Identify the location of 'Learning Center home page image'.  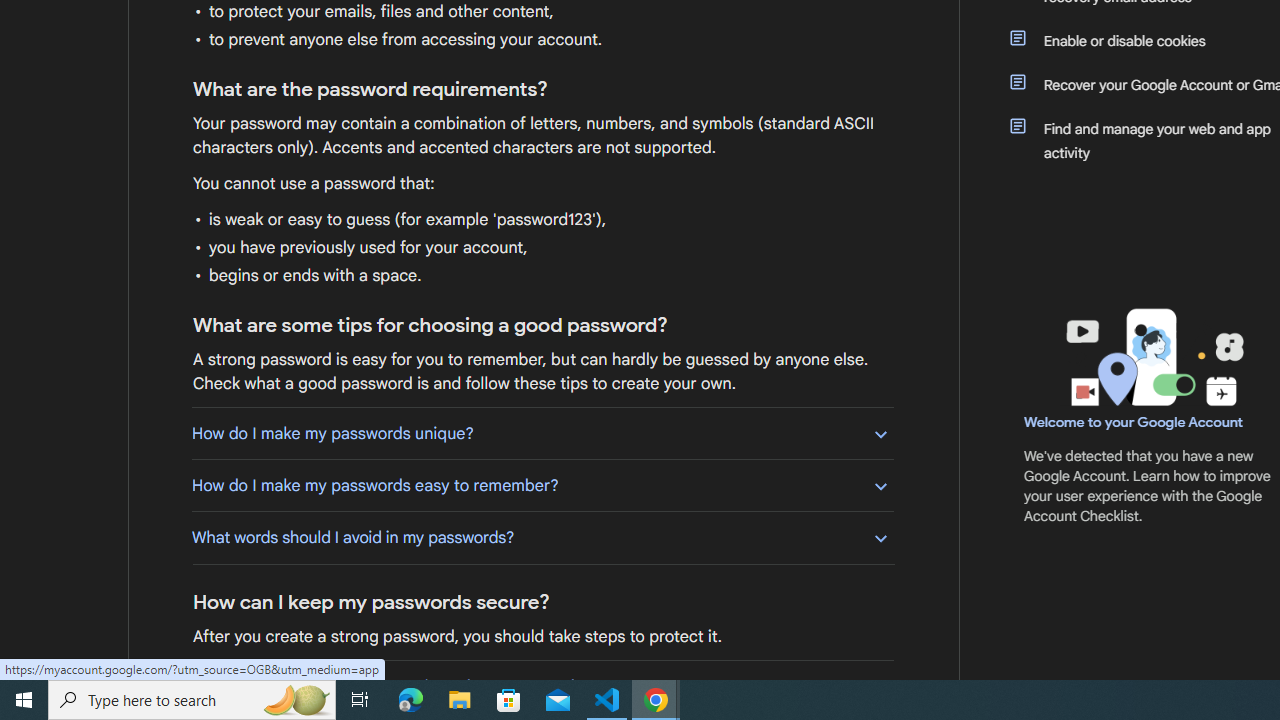
(1152, 356).